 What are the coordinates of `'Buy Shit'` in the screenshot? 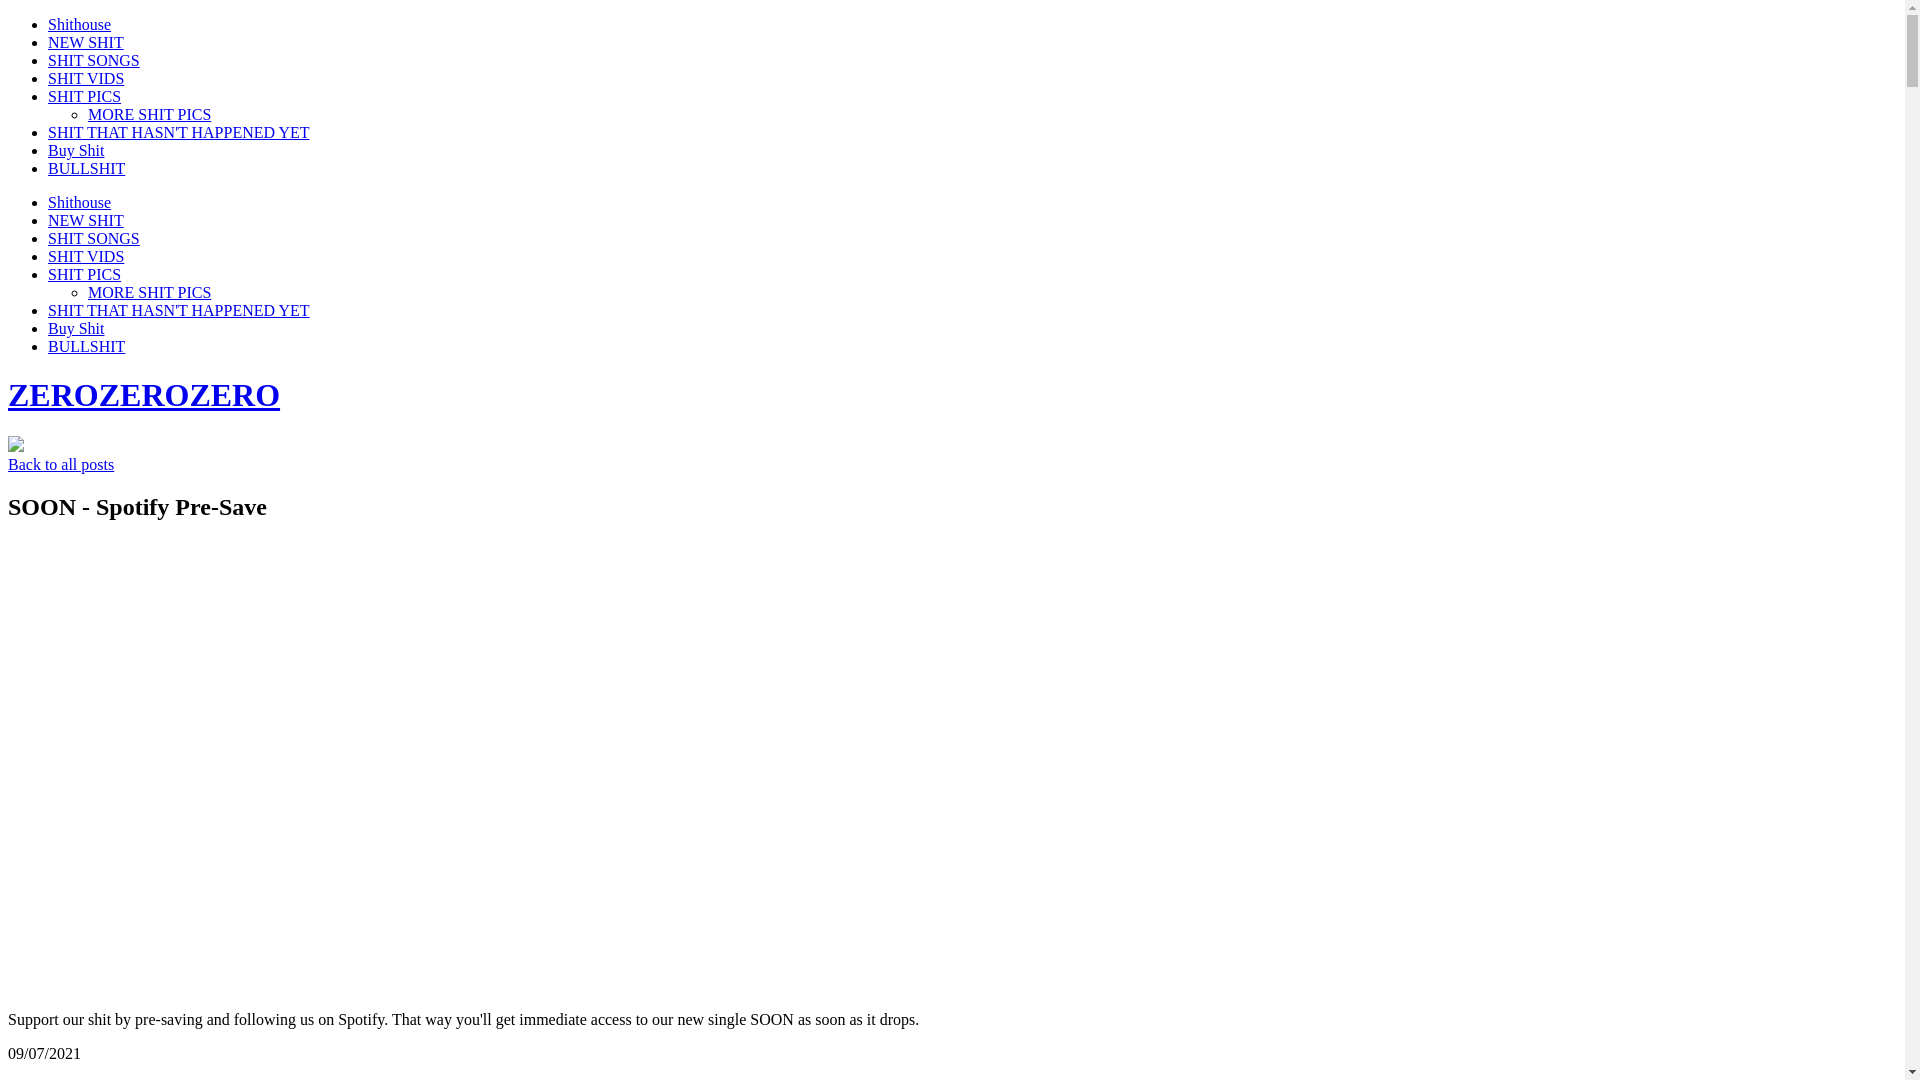 It's located at (76, 327).